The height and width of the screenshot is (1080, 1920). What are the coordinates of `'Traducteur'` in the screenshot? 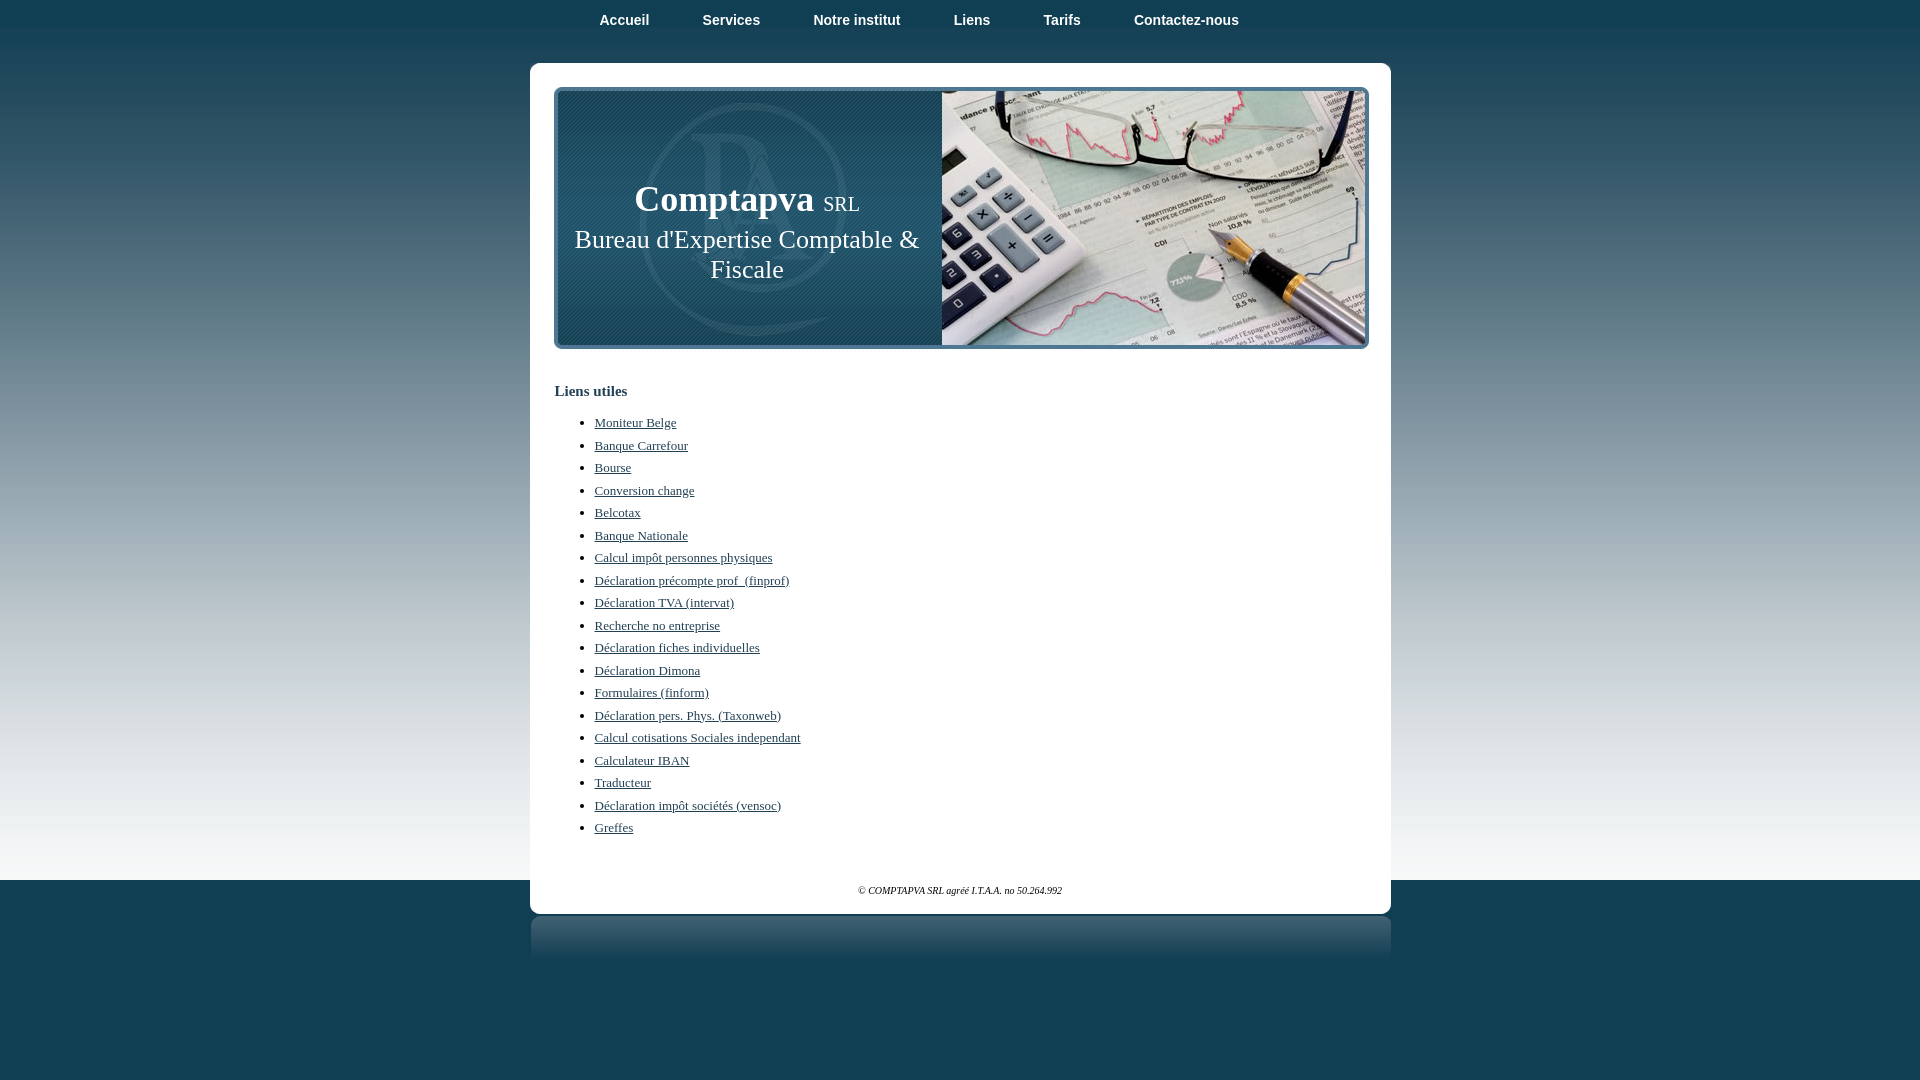 It's located at (621, 781).